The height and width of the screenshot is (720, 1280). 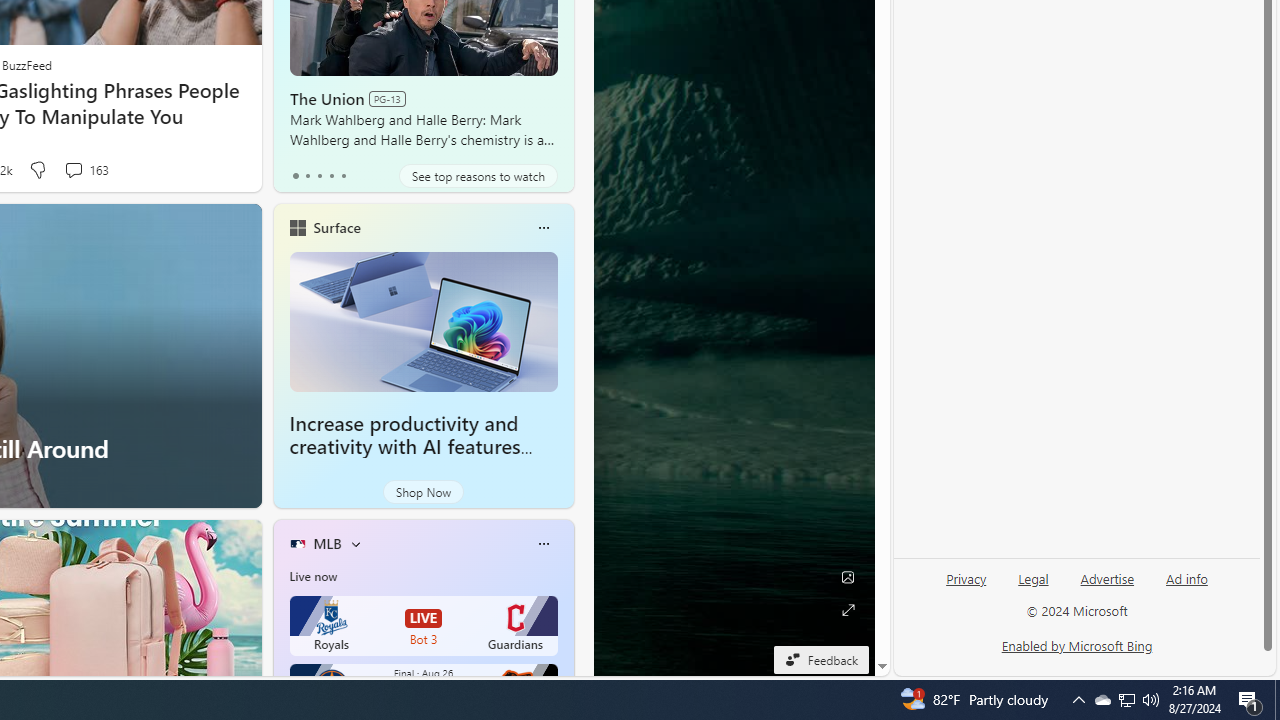 What do you see at coordinates (422, 625) in the screenshot?
I see `'Royals LIVE Bot 3 Guardians'` at bounding box center [422, 625].